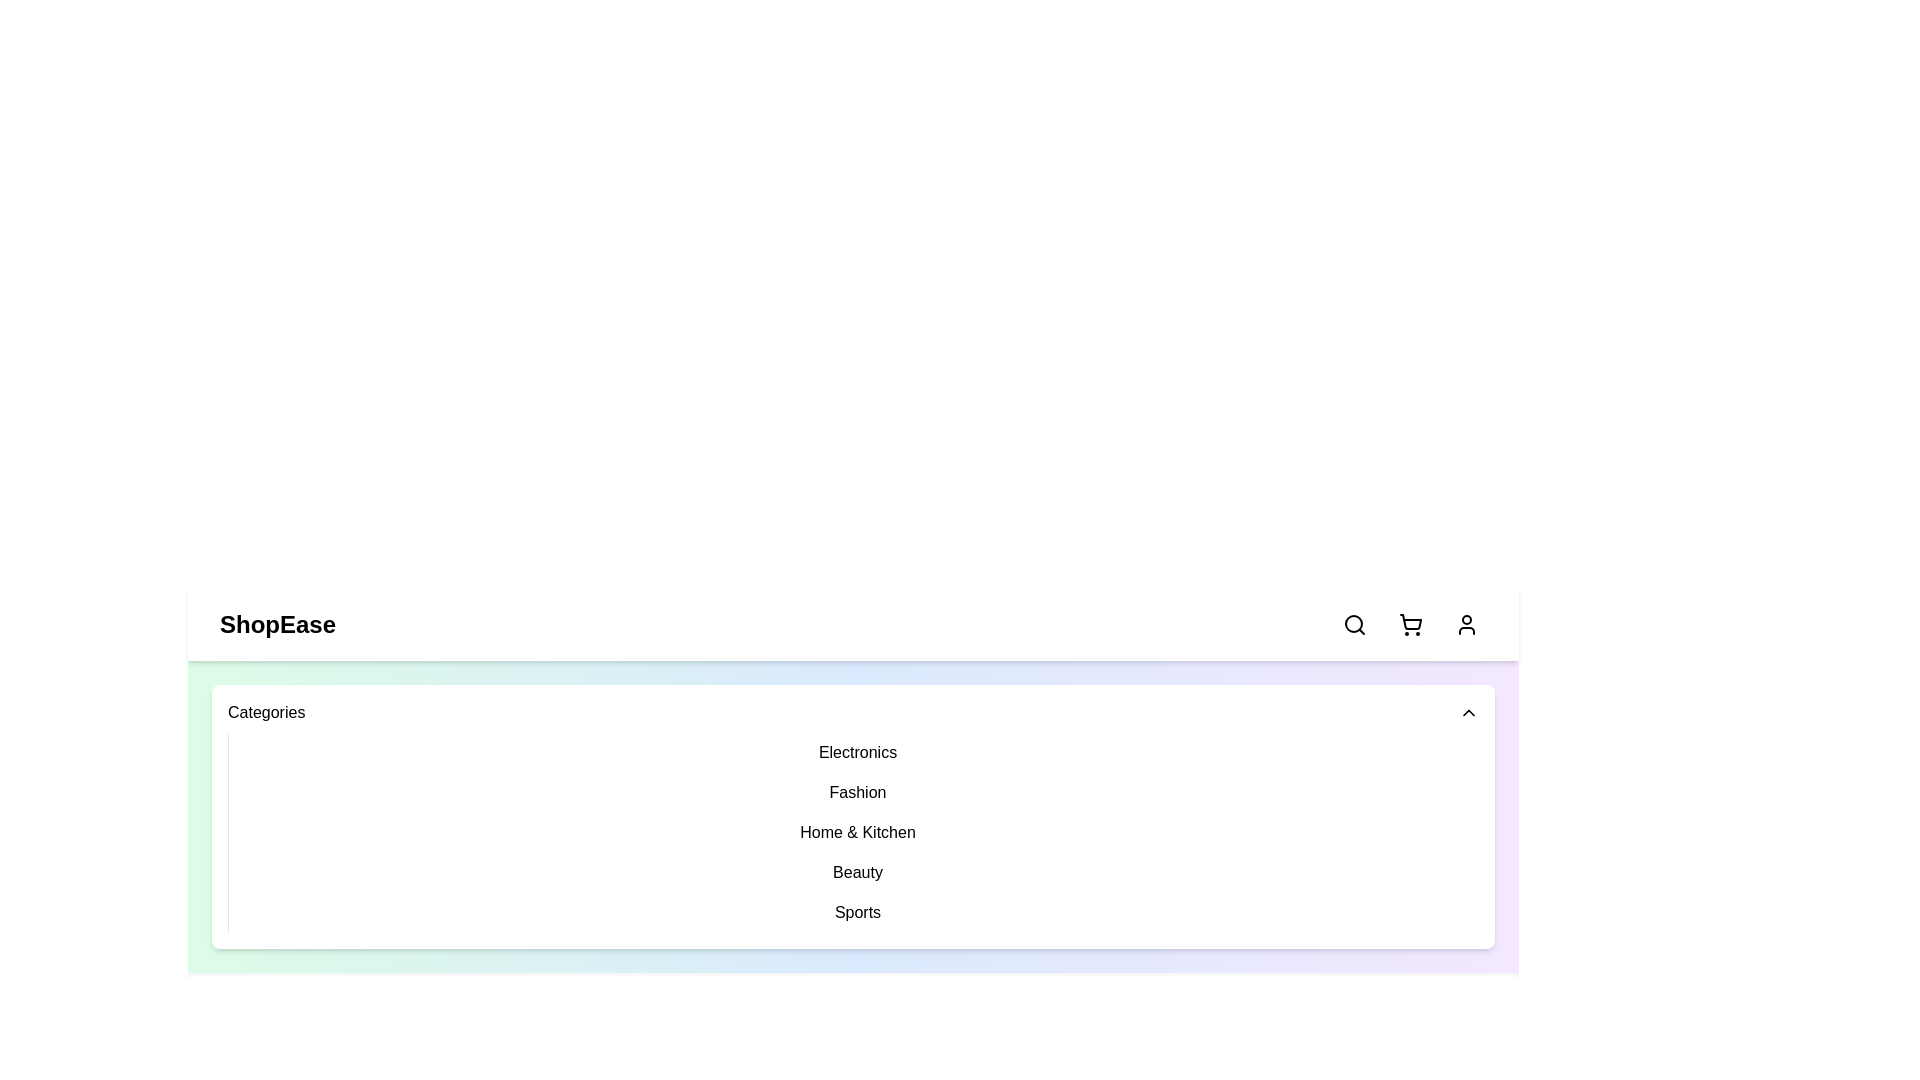 This screenshot has height=1080, width=1920. What do you see at coordinates (1410, 623) in the screenshot?
I see `the shopping cart icon located in the top-right corner of the page to possibly reveal additional cart details` at bounding box center [1410, 623].